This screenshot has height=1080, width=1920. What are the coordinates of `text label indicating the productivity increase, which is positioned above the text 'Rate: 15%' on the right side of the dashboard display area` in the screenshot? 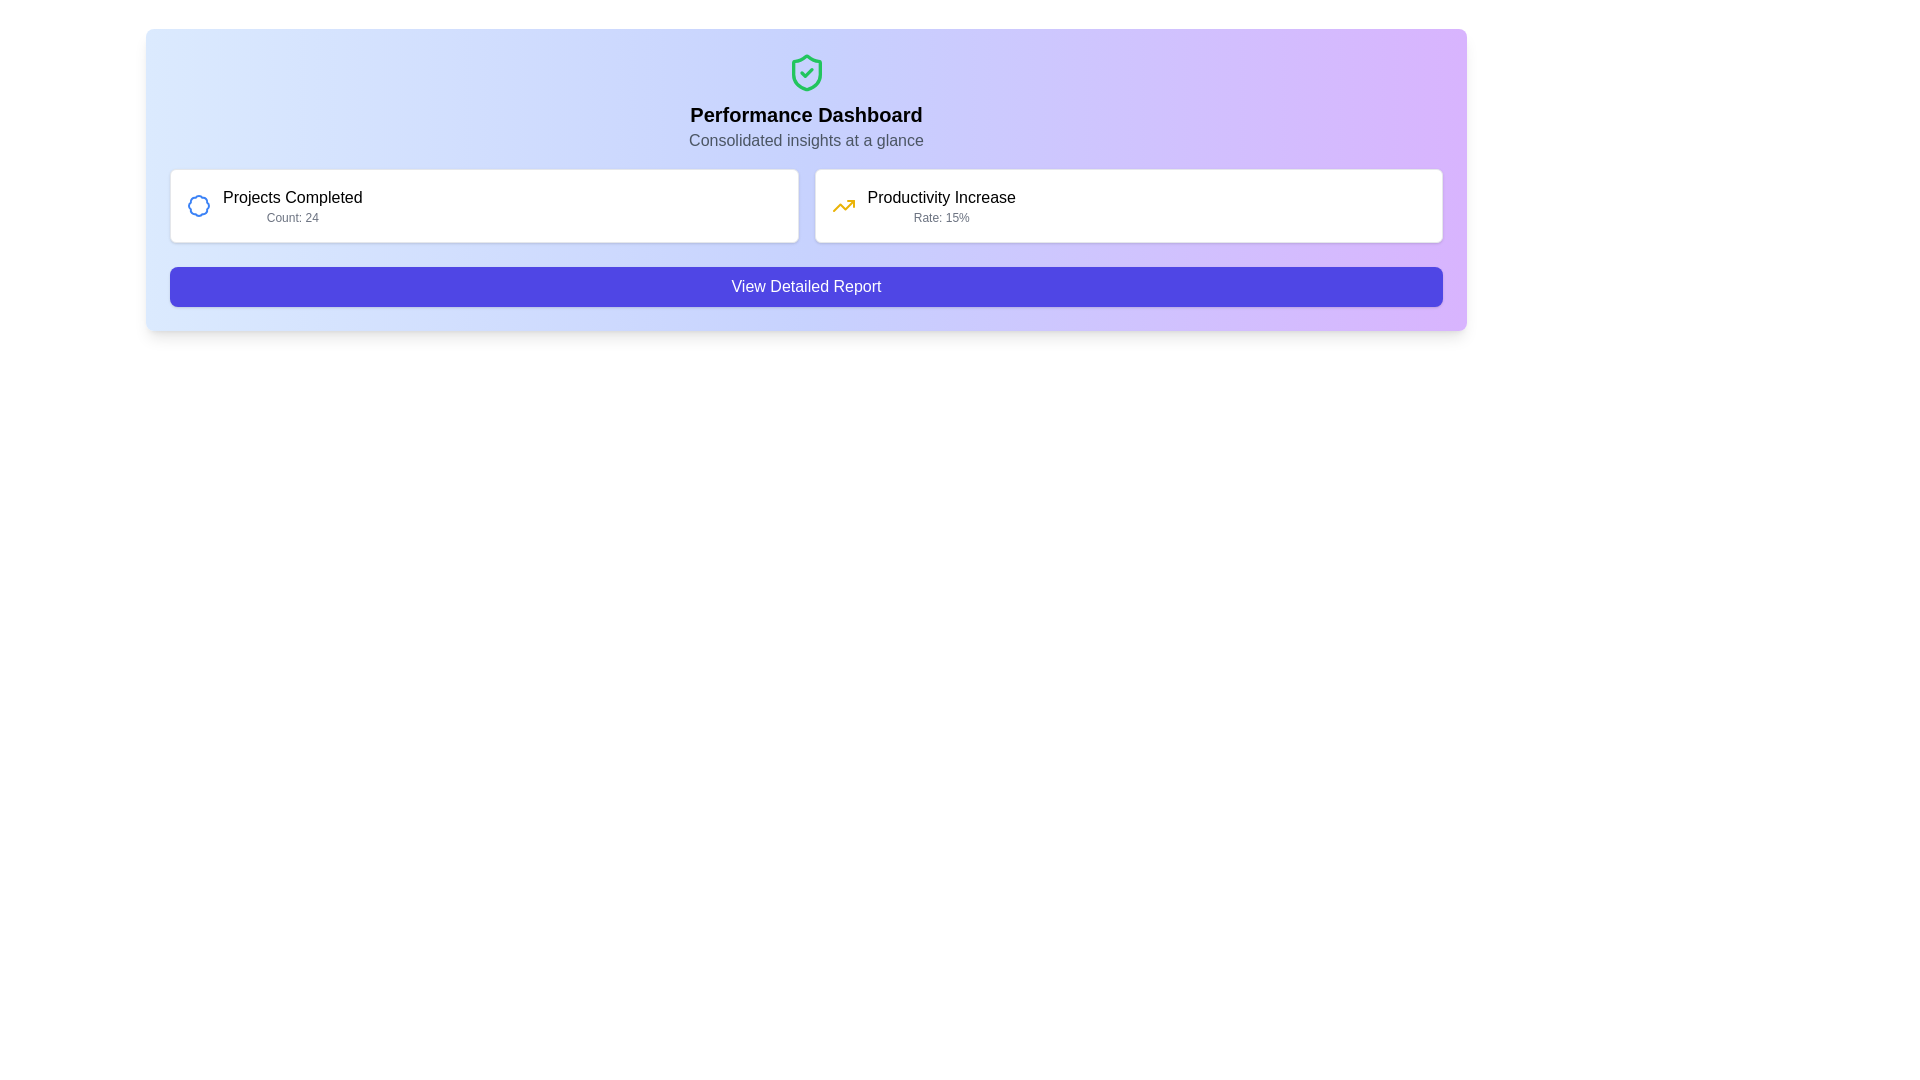 It's located at (940, 197).